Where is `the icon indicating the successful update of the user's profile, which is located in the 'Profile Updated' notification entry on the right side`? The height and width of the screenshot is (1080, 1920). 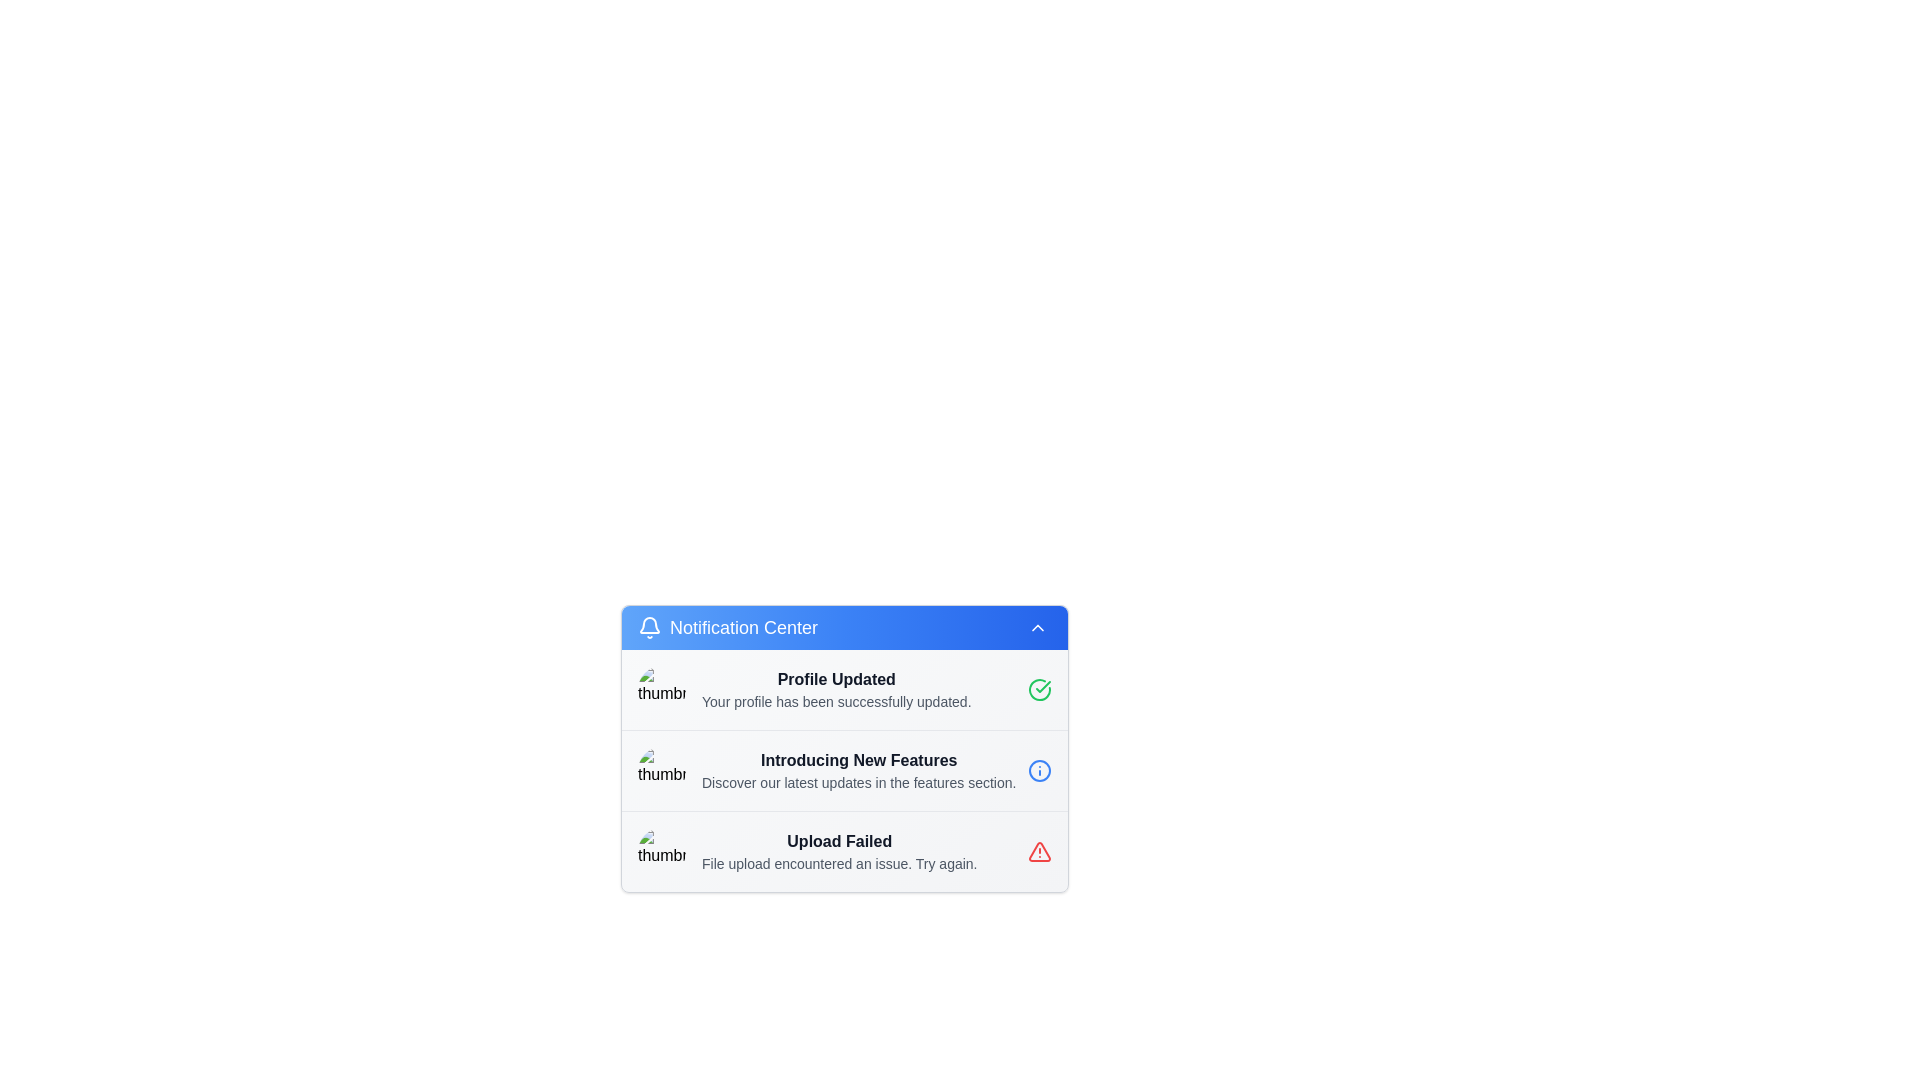 the icon indicating the successful update of the user's profile, which is located in the 'Profile Updated' notification entry on the right side is located at coordinates (1040, 689).